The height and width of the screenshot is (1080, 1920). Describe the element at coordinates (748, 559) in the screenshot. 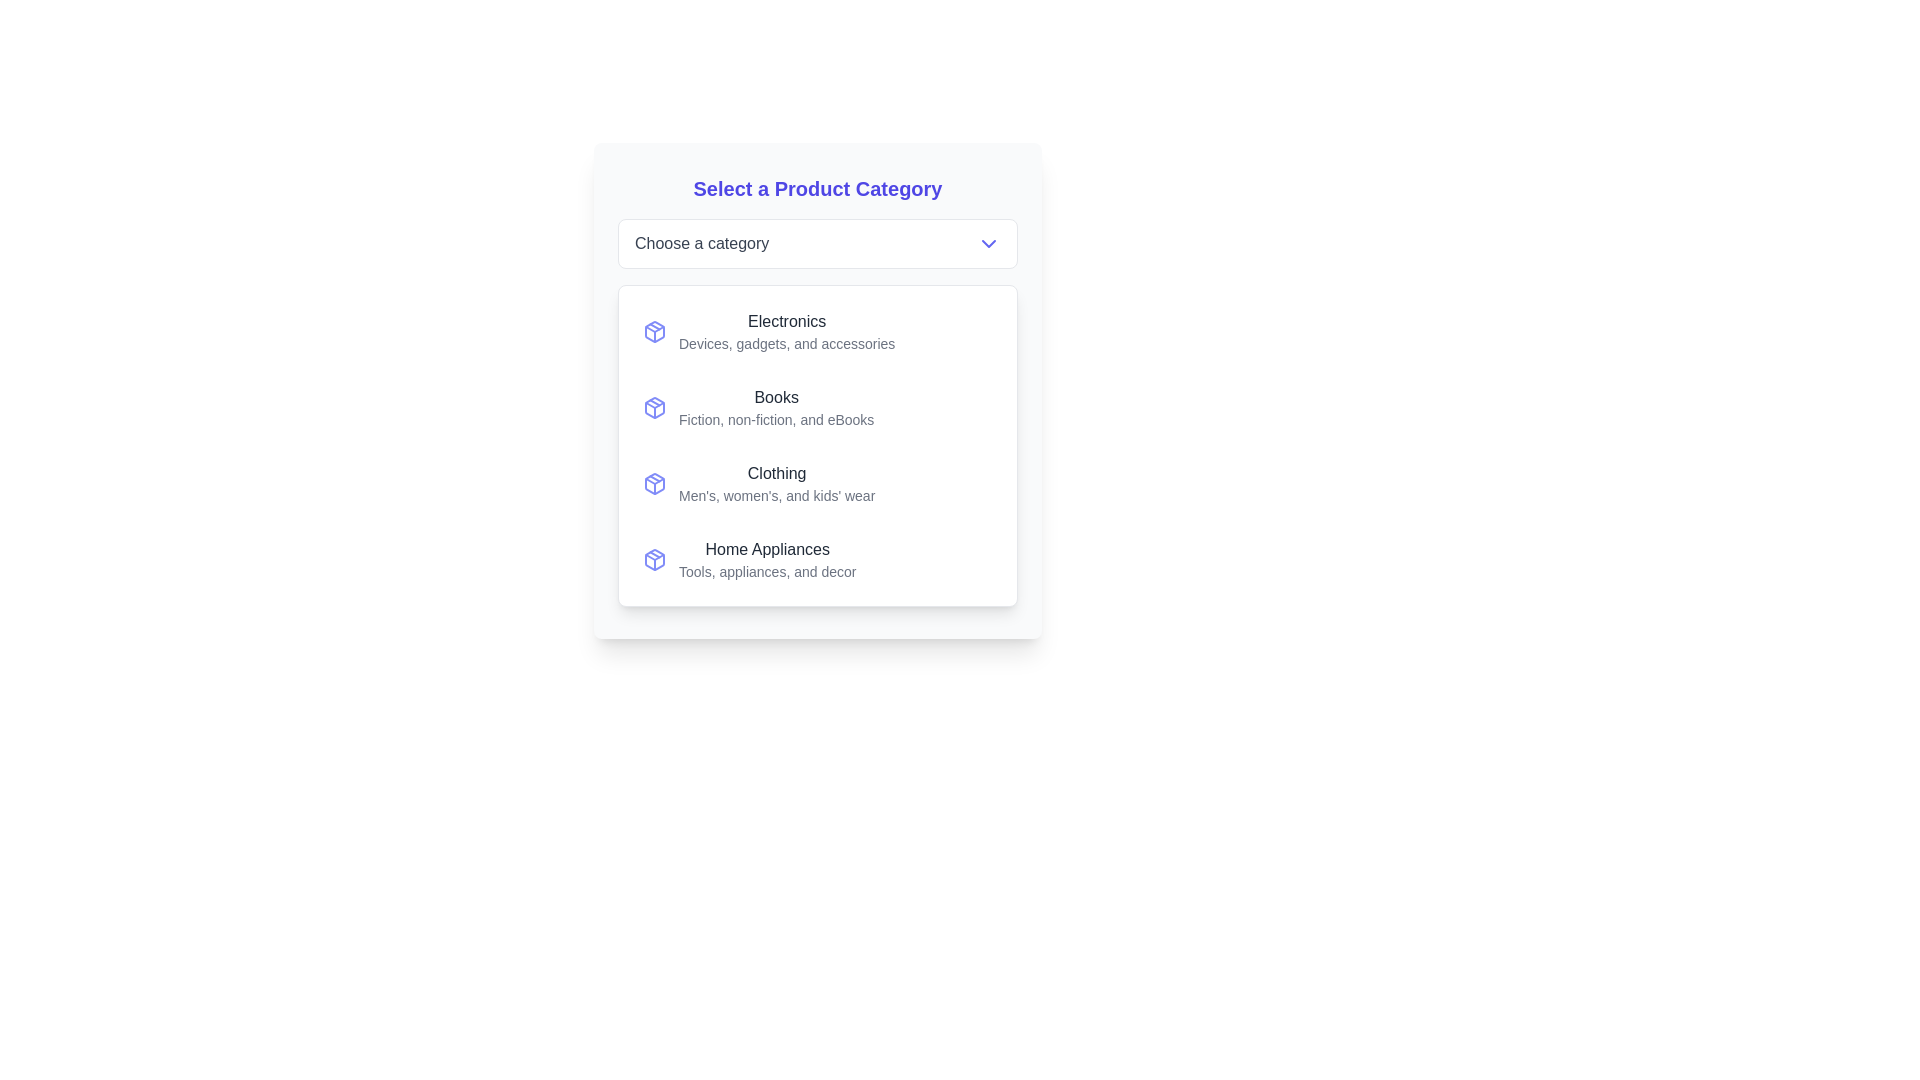

I see `to select the 'Home Appliances' category, which is the fourth option in the vertical list under the 'Choose a category' dropdown in the 'Select a Product Category' section` at that location.